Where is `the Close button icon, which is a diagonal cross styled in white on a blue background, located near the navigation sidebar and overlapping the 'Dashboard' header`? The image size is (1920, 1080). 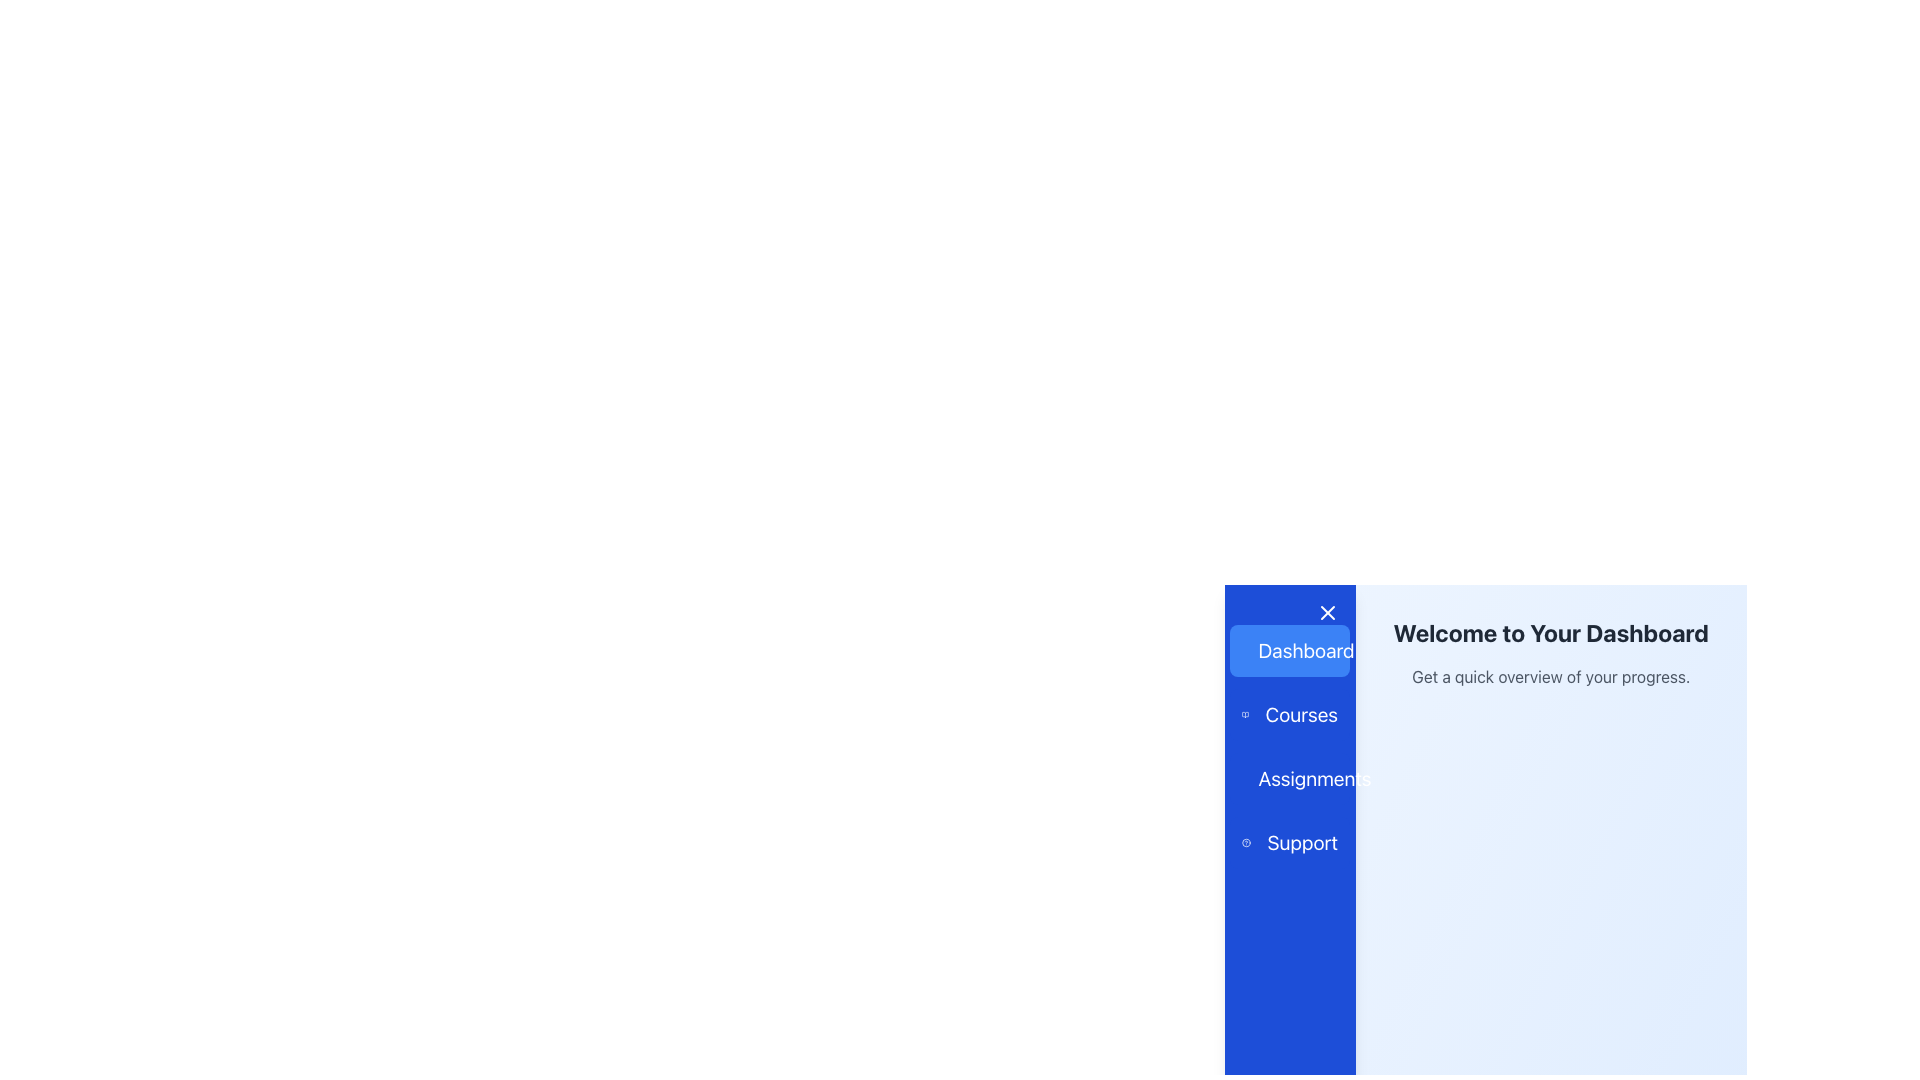 the Close button icon, which is a diagonal cross styled in white on a blue background, located near the navigation sidebar and overlapping the 'Dashboard' header is located at coordinates (1327, 612).